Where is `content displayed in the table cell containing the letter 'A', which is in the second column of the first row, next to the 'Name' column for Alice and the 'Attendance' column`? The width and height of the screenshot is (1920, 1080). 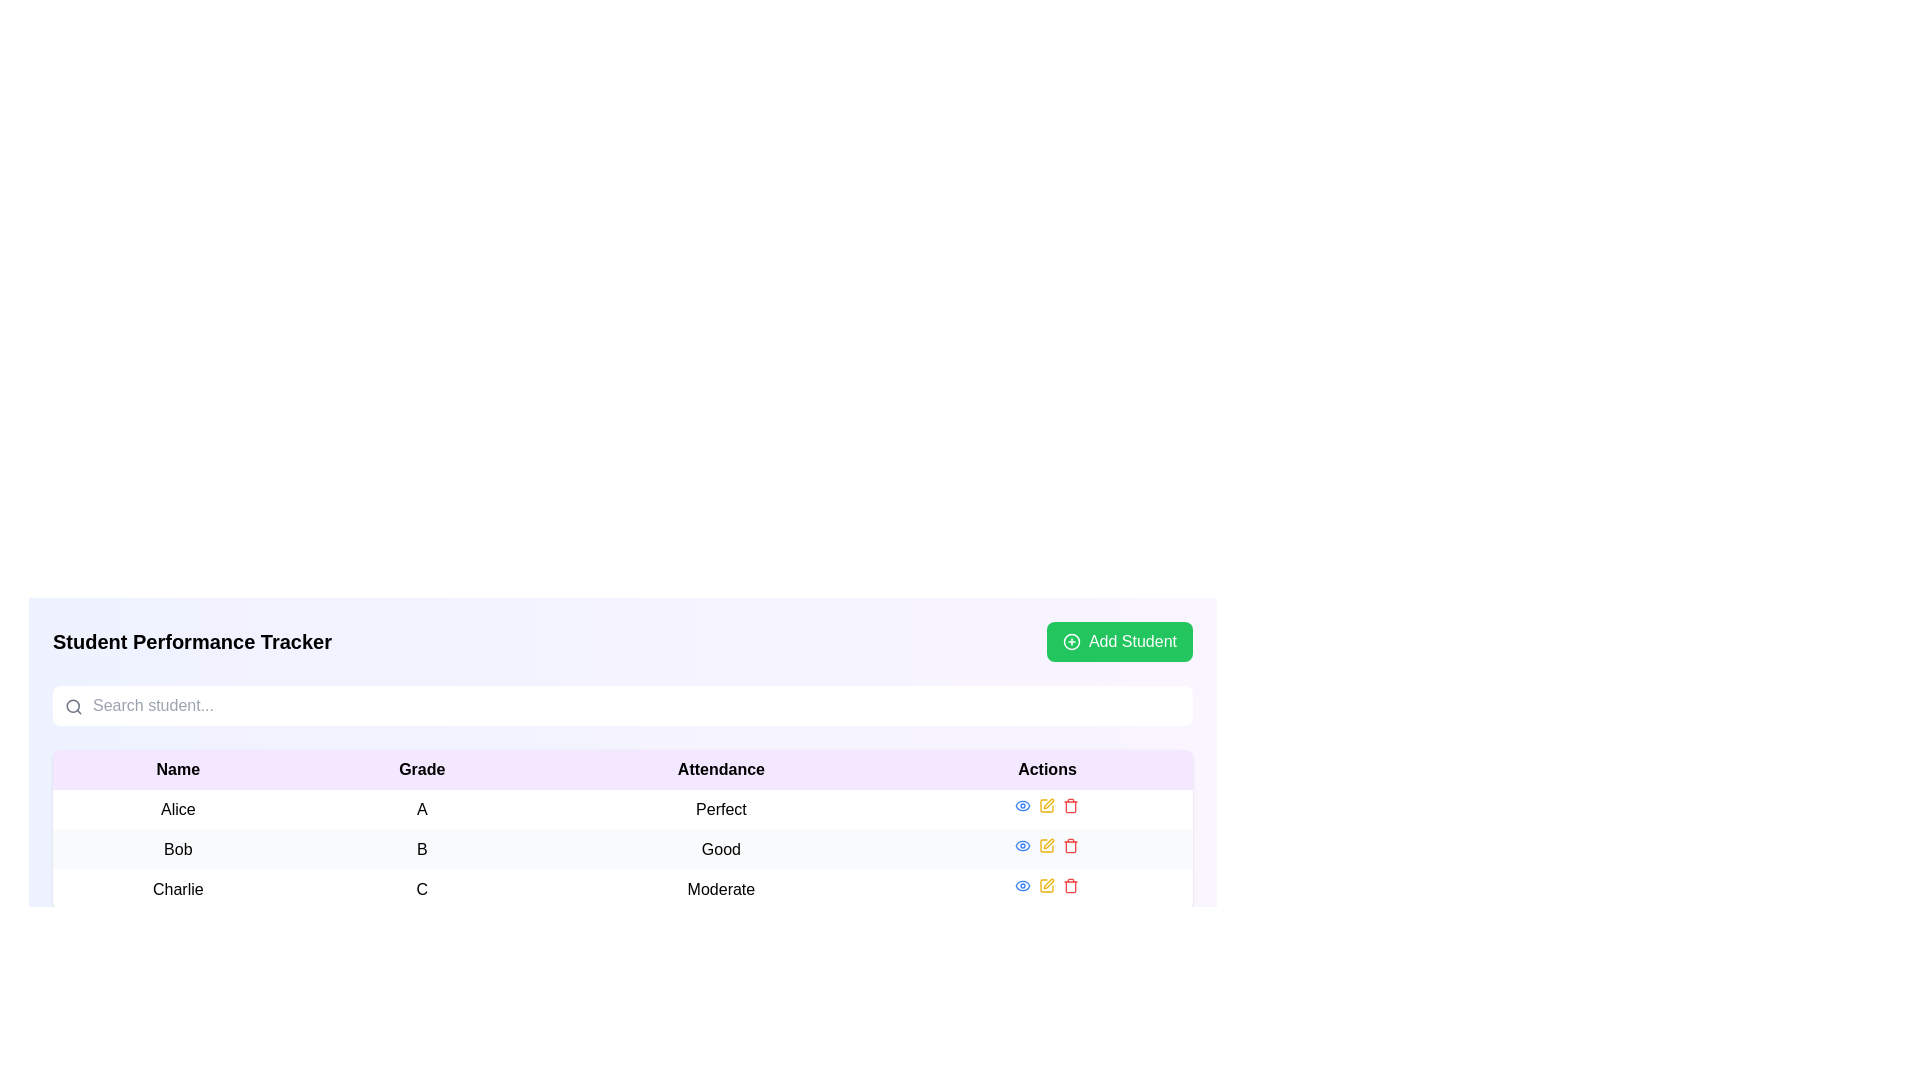 content displayed in the table cell containing the letter 'A', which is in the second column of the first row, next to the 'Name' column for Alice and the 'Attendance' column is located at coordinates (421, 810).